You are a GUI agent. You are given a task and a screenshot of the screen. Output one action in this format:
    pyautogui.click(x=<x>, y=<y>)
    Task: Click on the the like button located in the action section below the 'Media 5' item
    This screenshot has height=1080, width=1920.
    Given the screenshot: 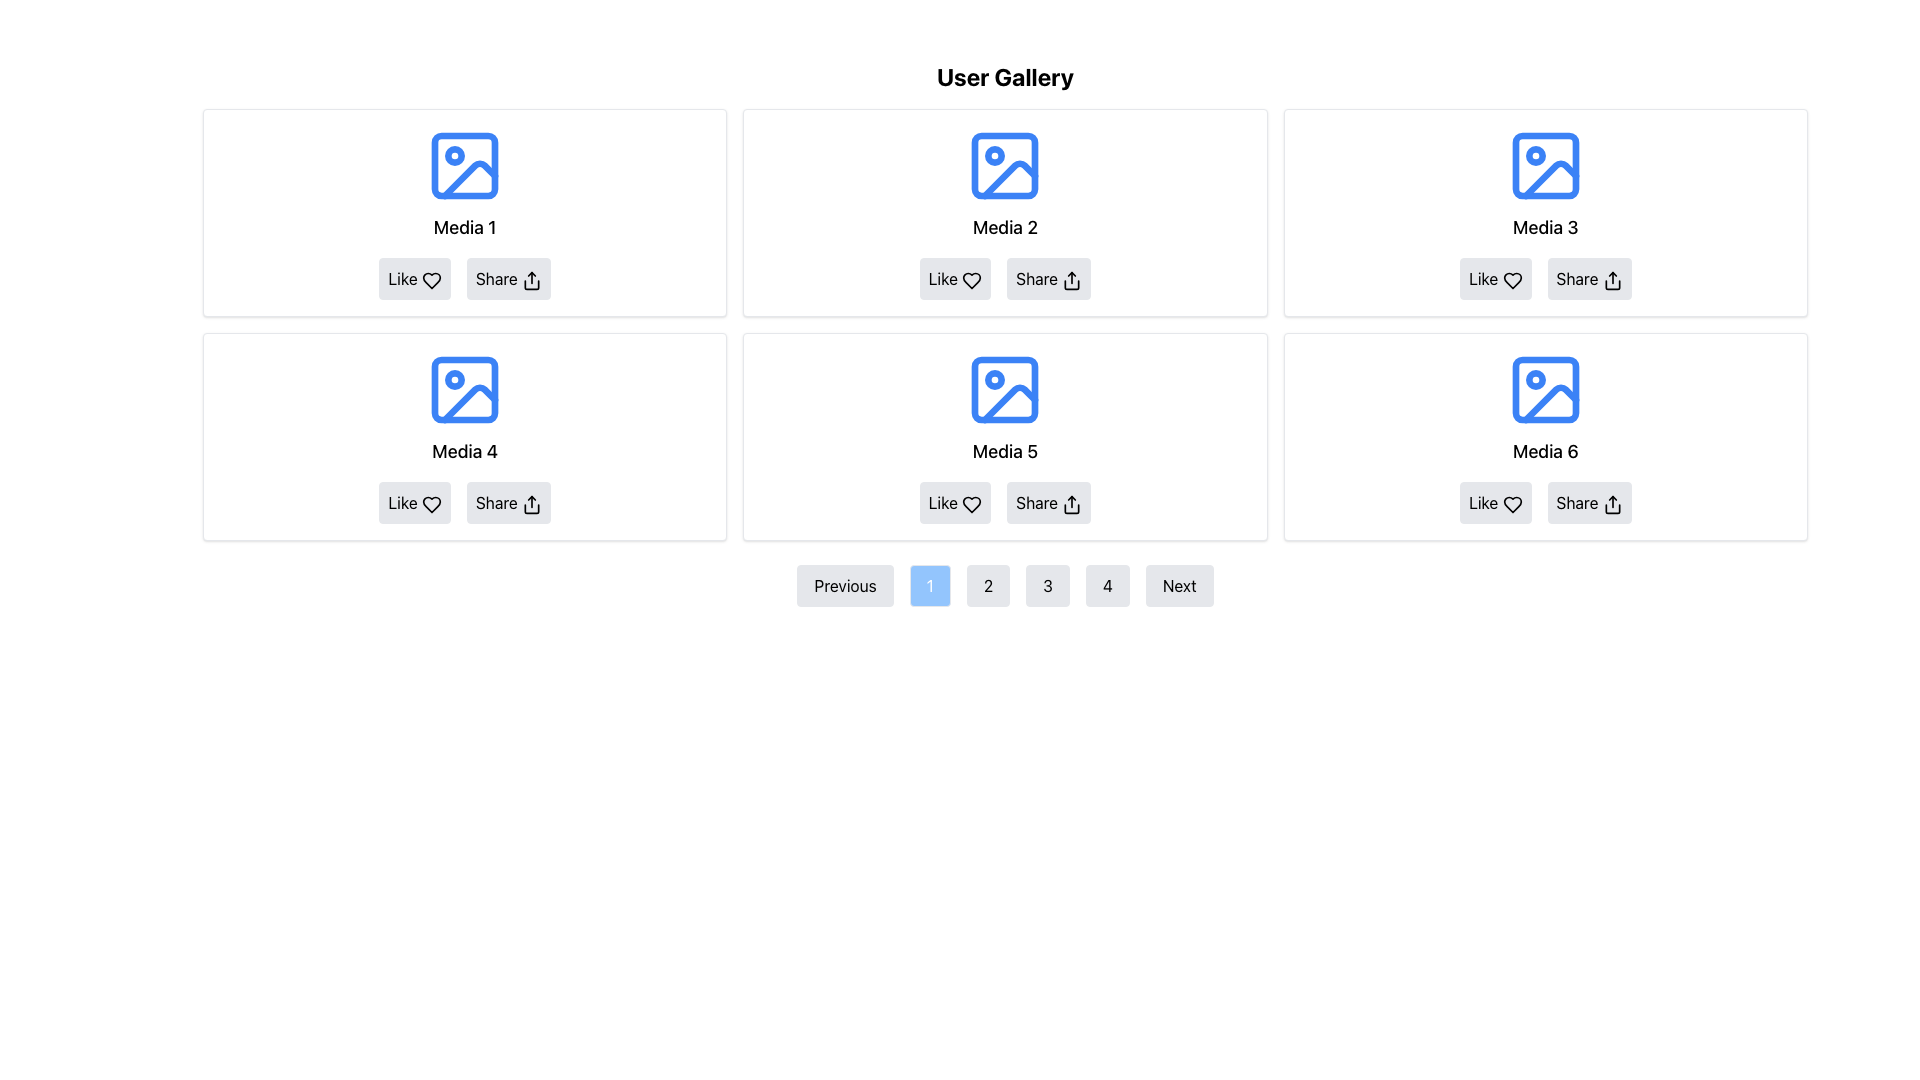 What is the action you would take?
    pyautogui.click(x=954, y=501)
    